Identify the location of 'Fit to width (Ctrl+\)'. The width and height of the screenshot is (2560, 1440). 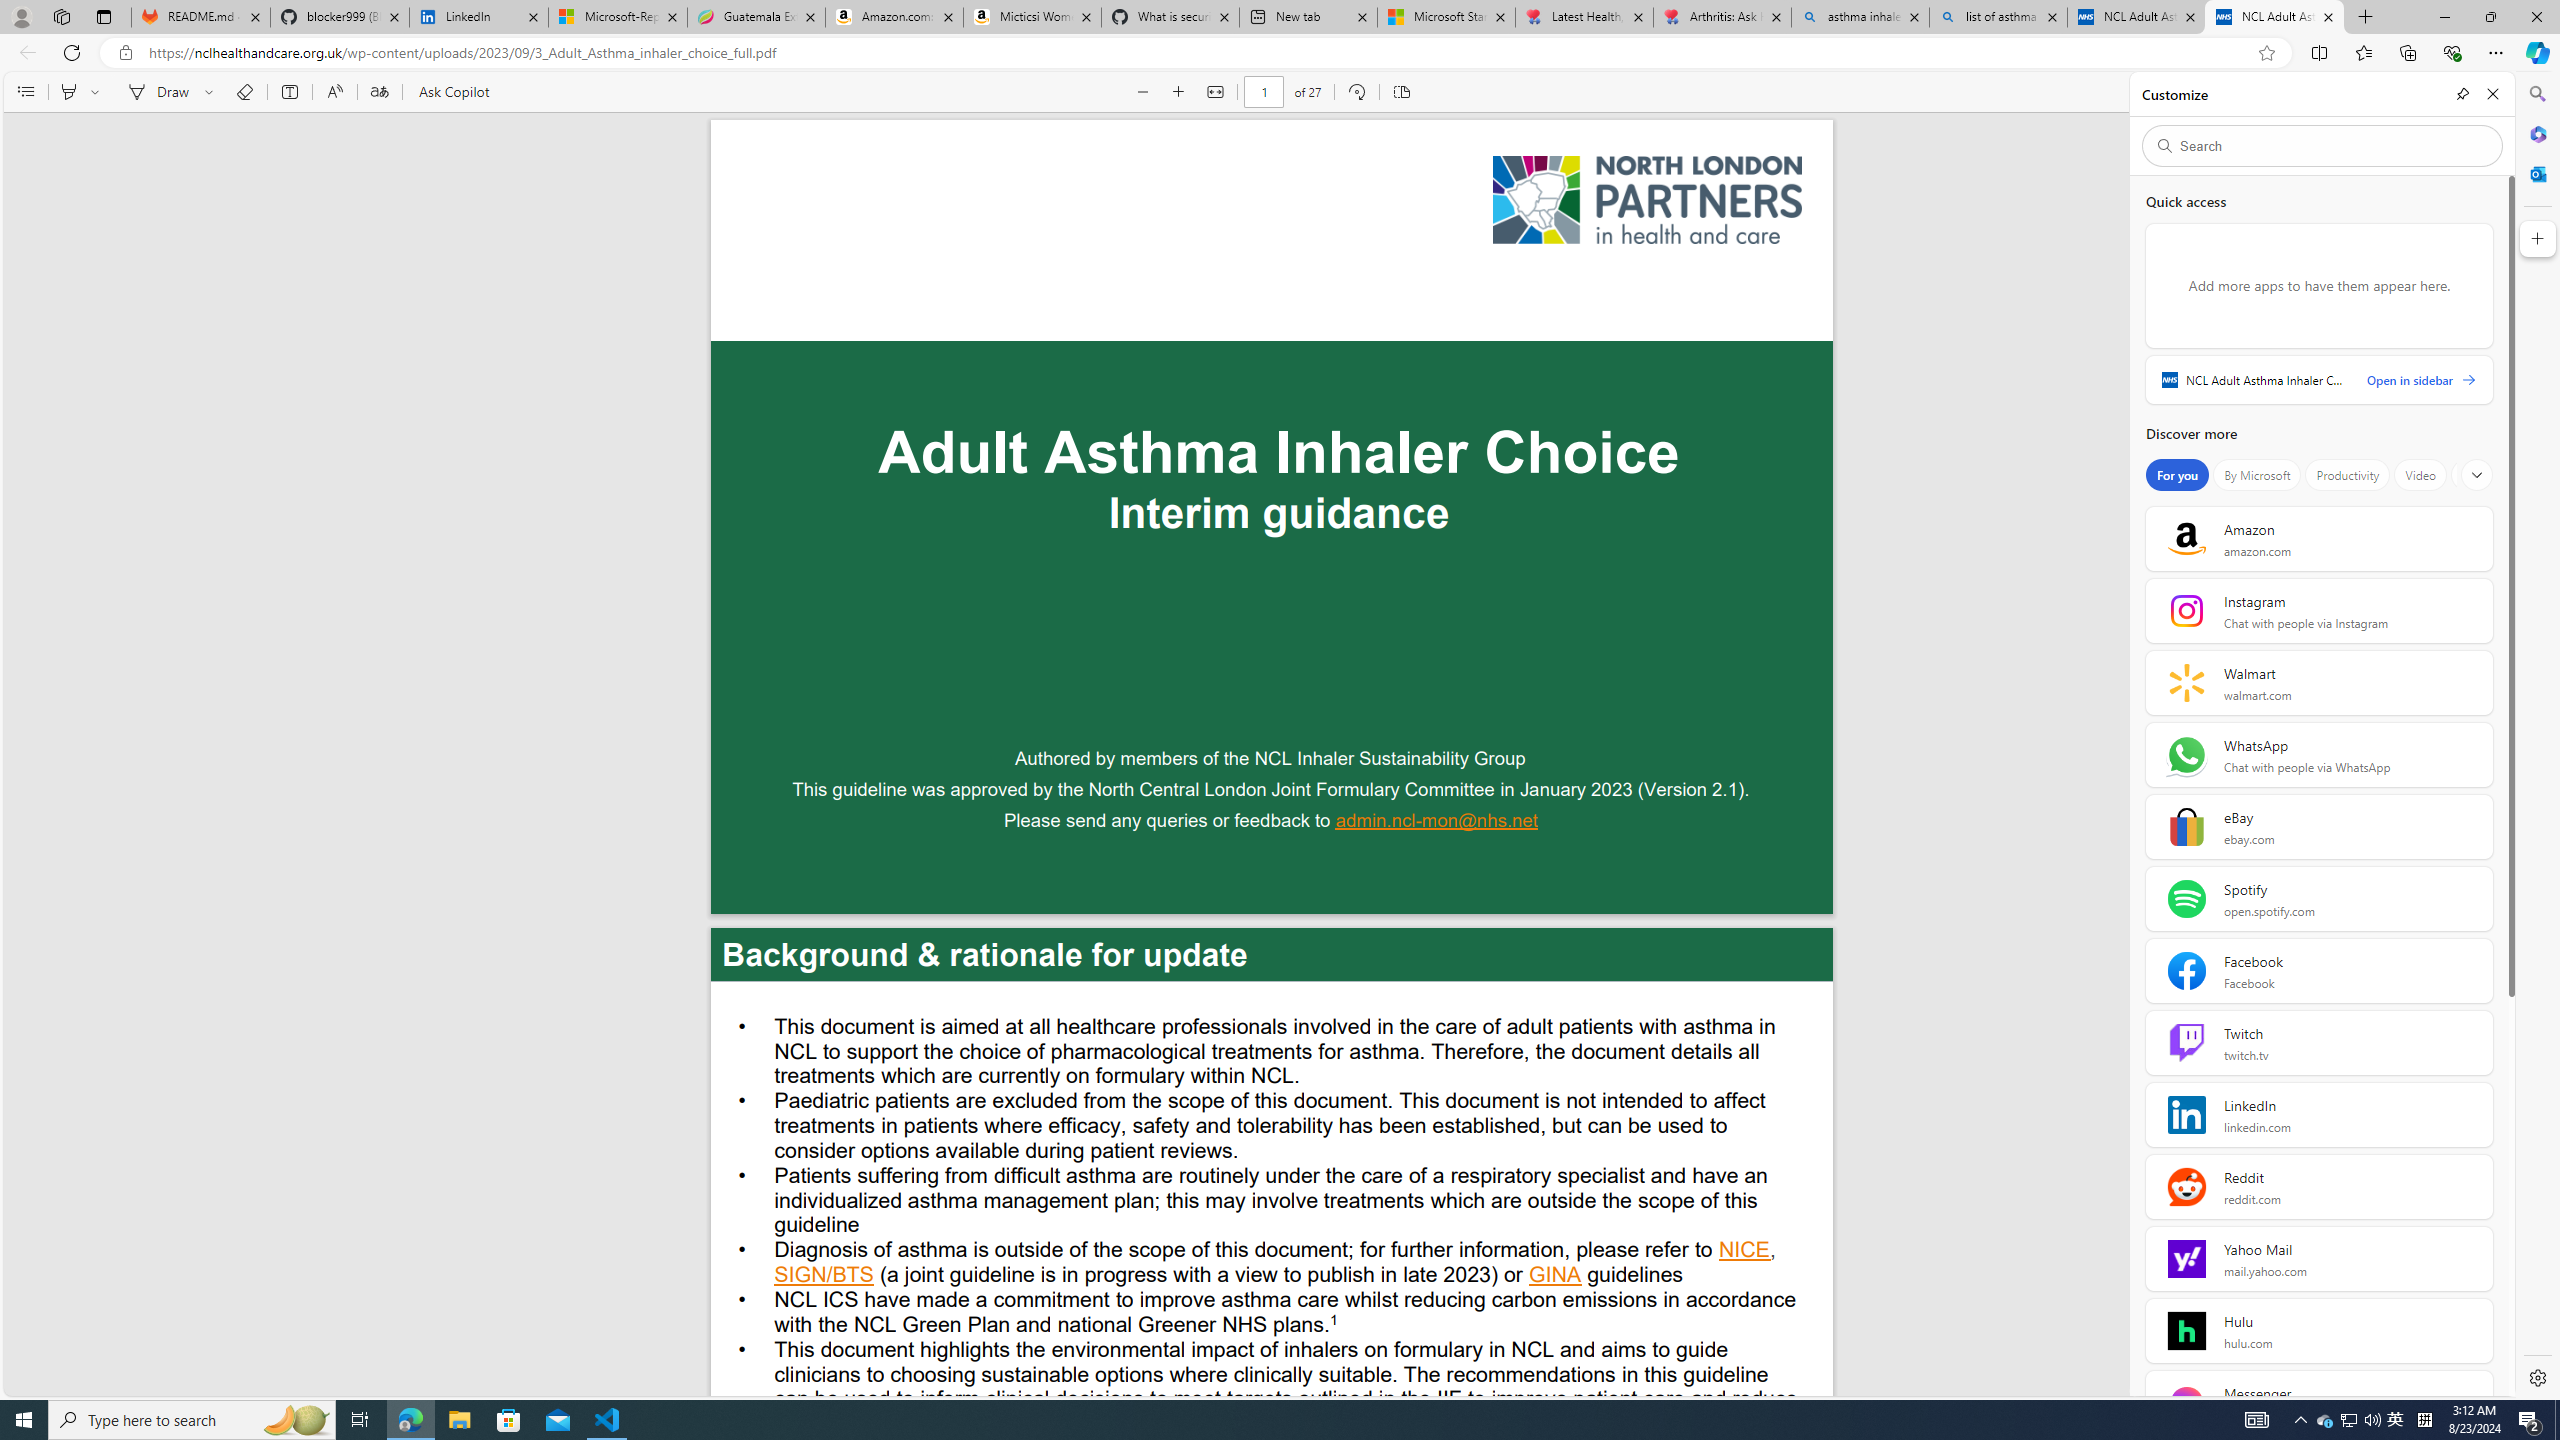
(1215, 91).